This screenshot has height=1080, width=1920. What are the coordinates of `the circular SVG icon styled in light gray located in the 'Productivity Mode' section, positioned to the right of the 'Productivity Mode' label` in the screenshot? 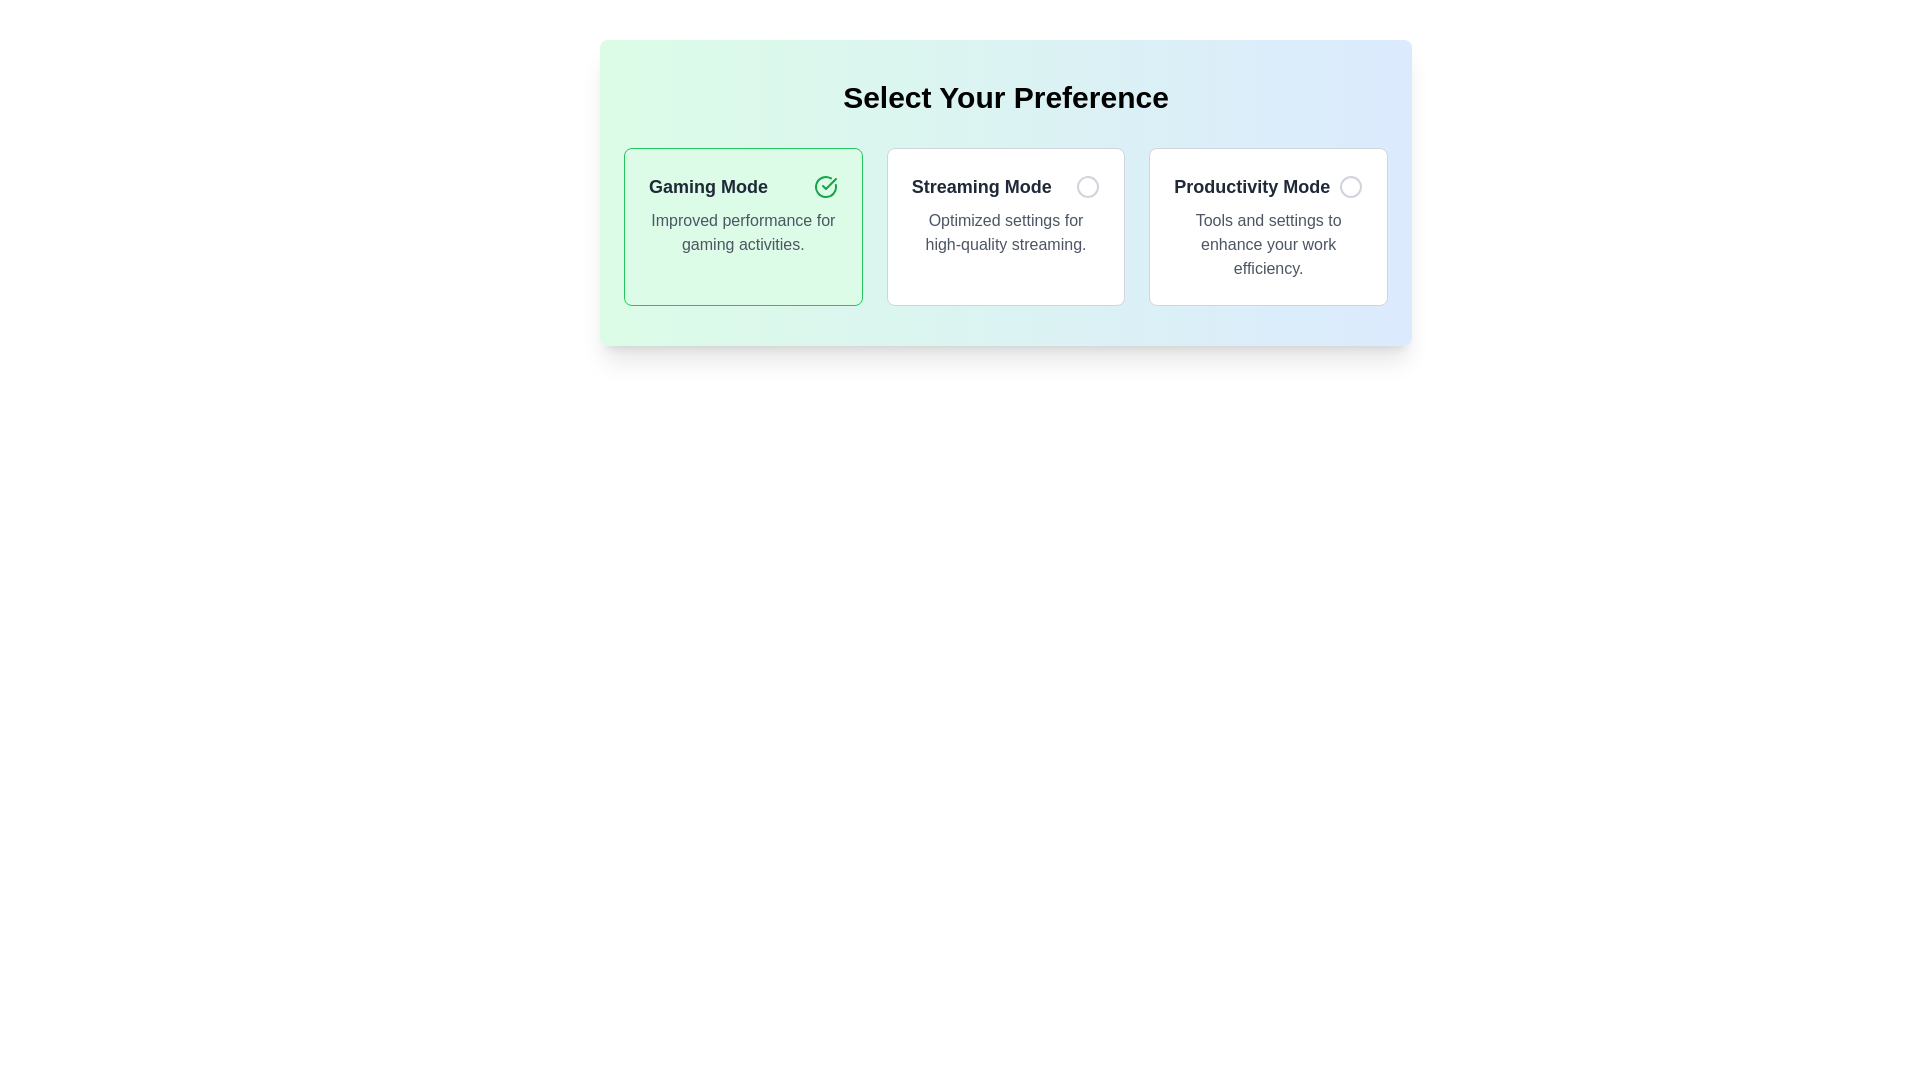 It's located at (1350, 186).